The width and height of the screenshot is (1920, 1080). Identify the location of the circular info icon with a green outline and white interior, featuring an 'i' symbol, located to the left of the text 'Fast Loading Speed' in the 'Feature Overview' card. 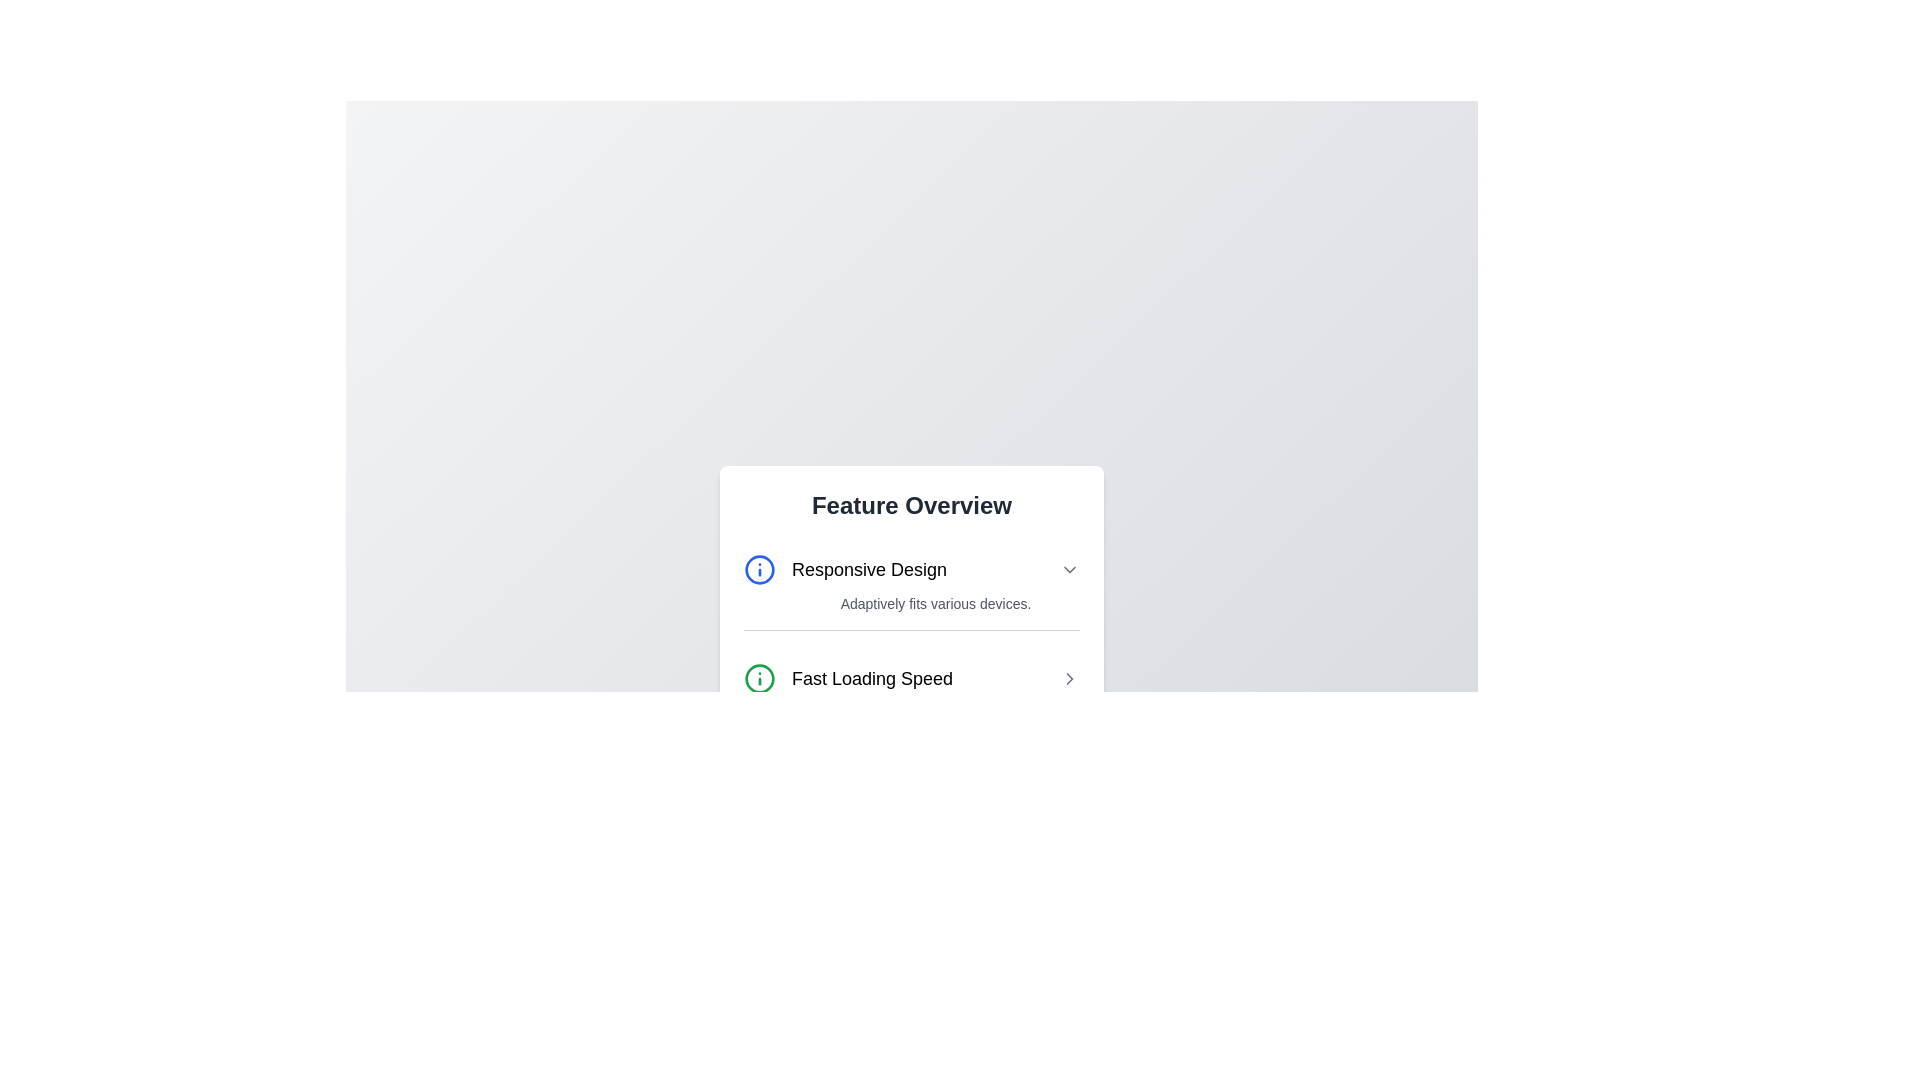
(758, 677).